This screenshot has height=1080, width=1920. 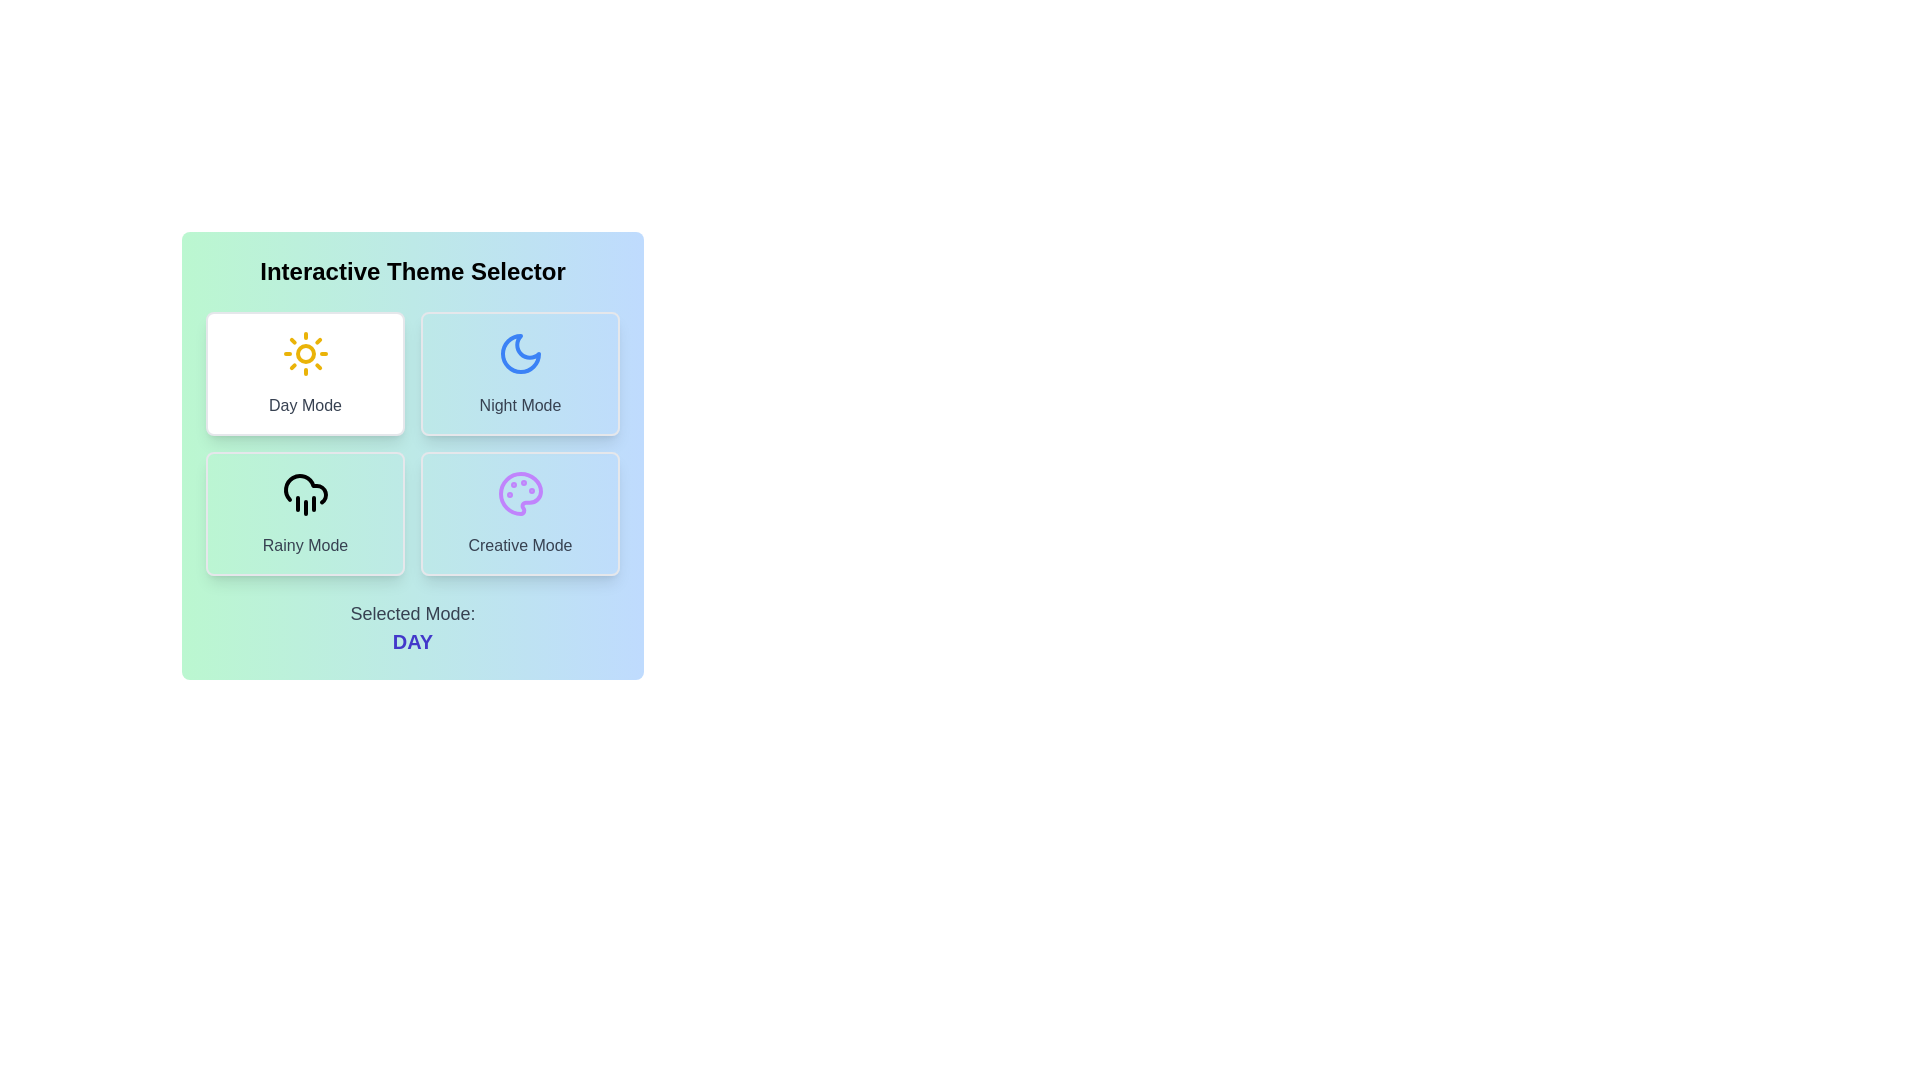 I want to click on the theme Day Mode by clicking its corresponding button, so click(x=304, y=374).